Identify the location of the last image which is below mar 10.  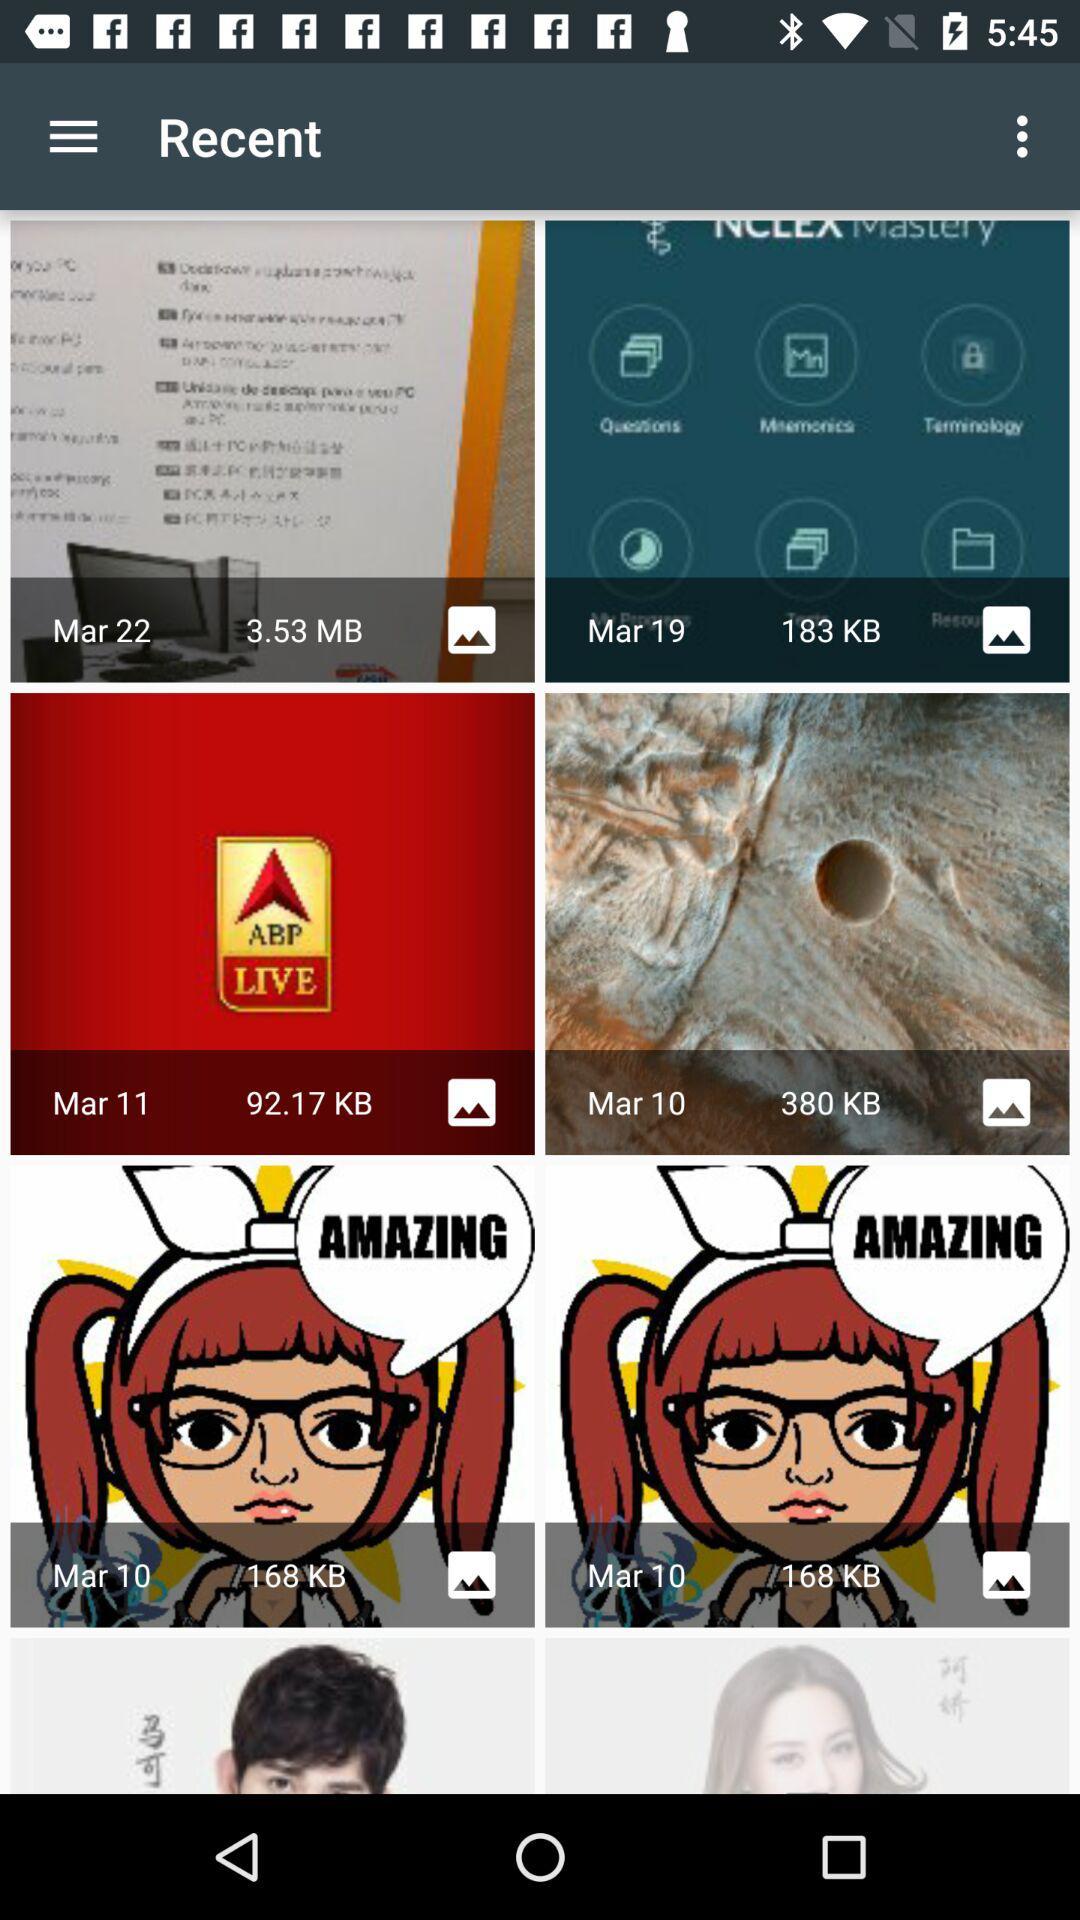
(273, 1714).